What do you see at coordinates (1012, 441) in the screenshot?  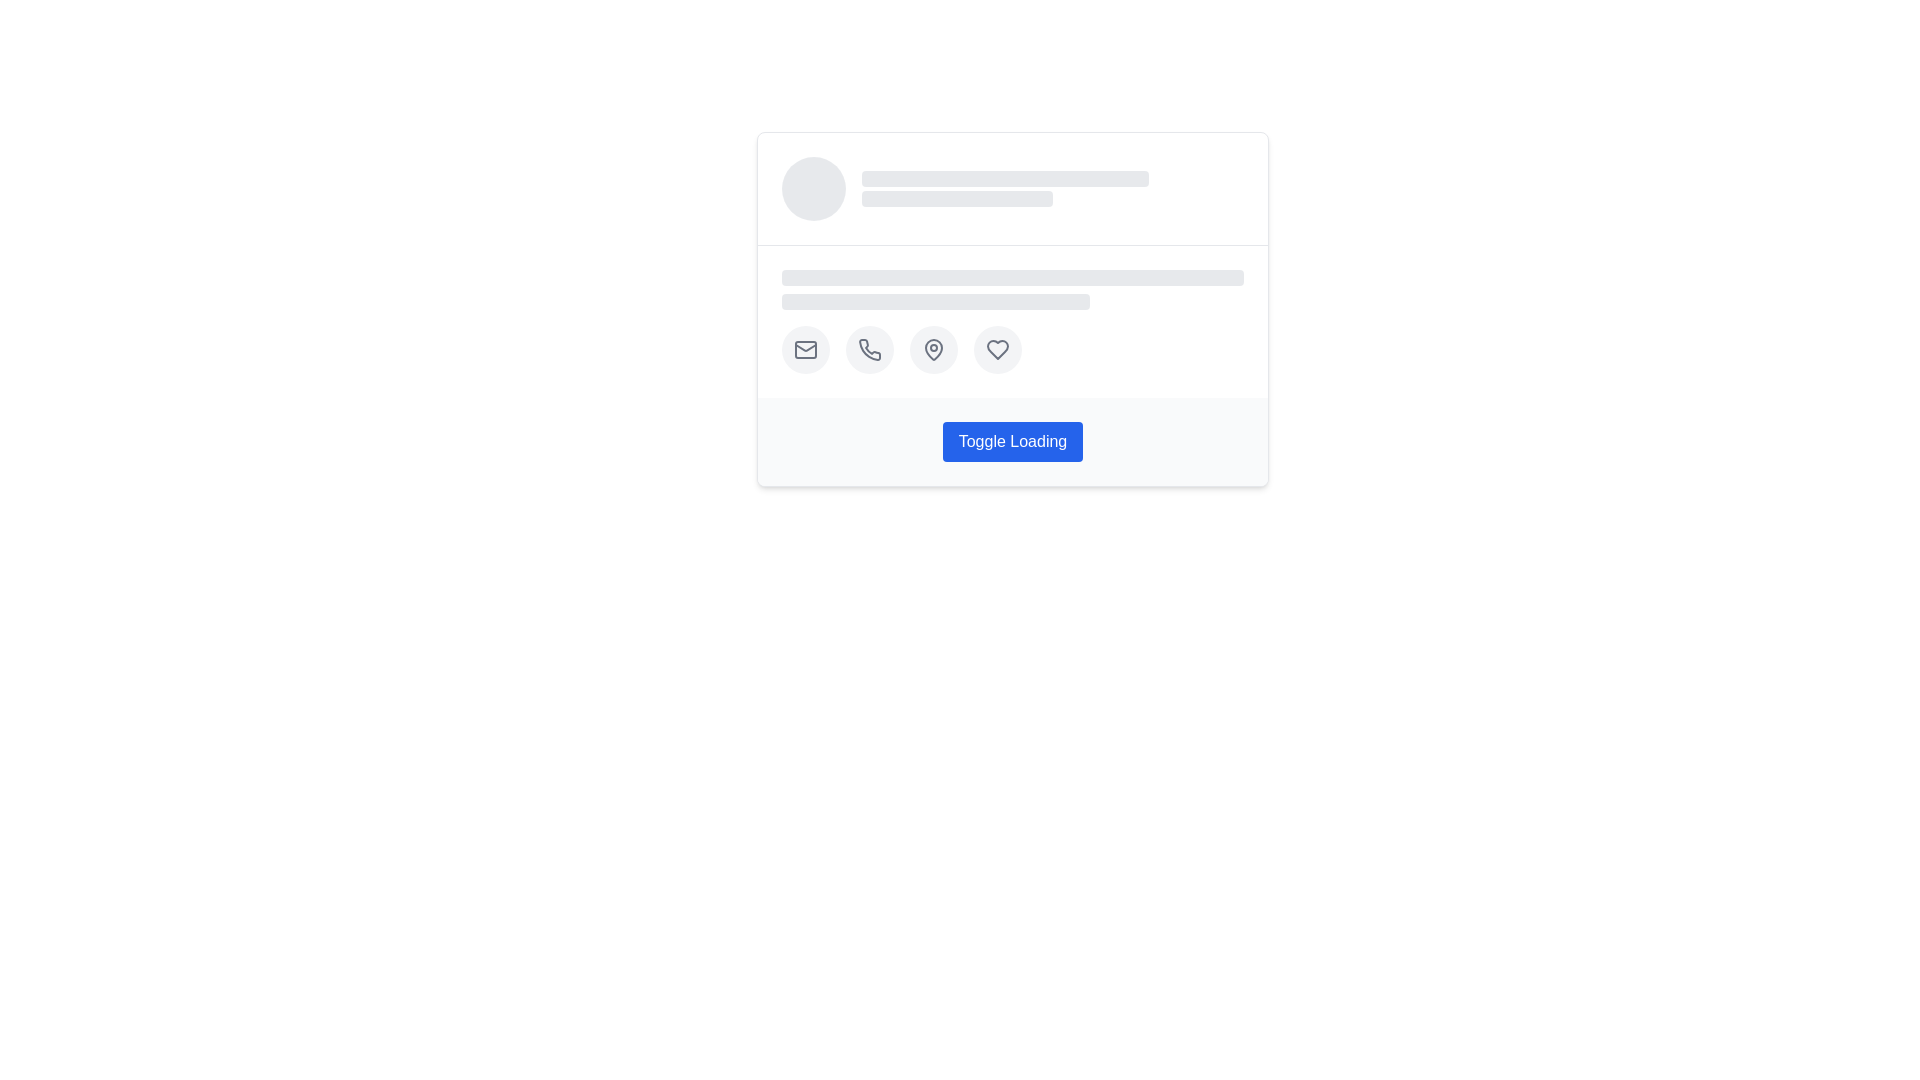 I see `the central toggle button located at the bottom section of the card-like element to observe its hover effects` at bounding box center [1012, 441].